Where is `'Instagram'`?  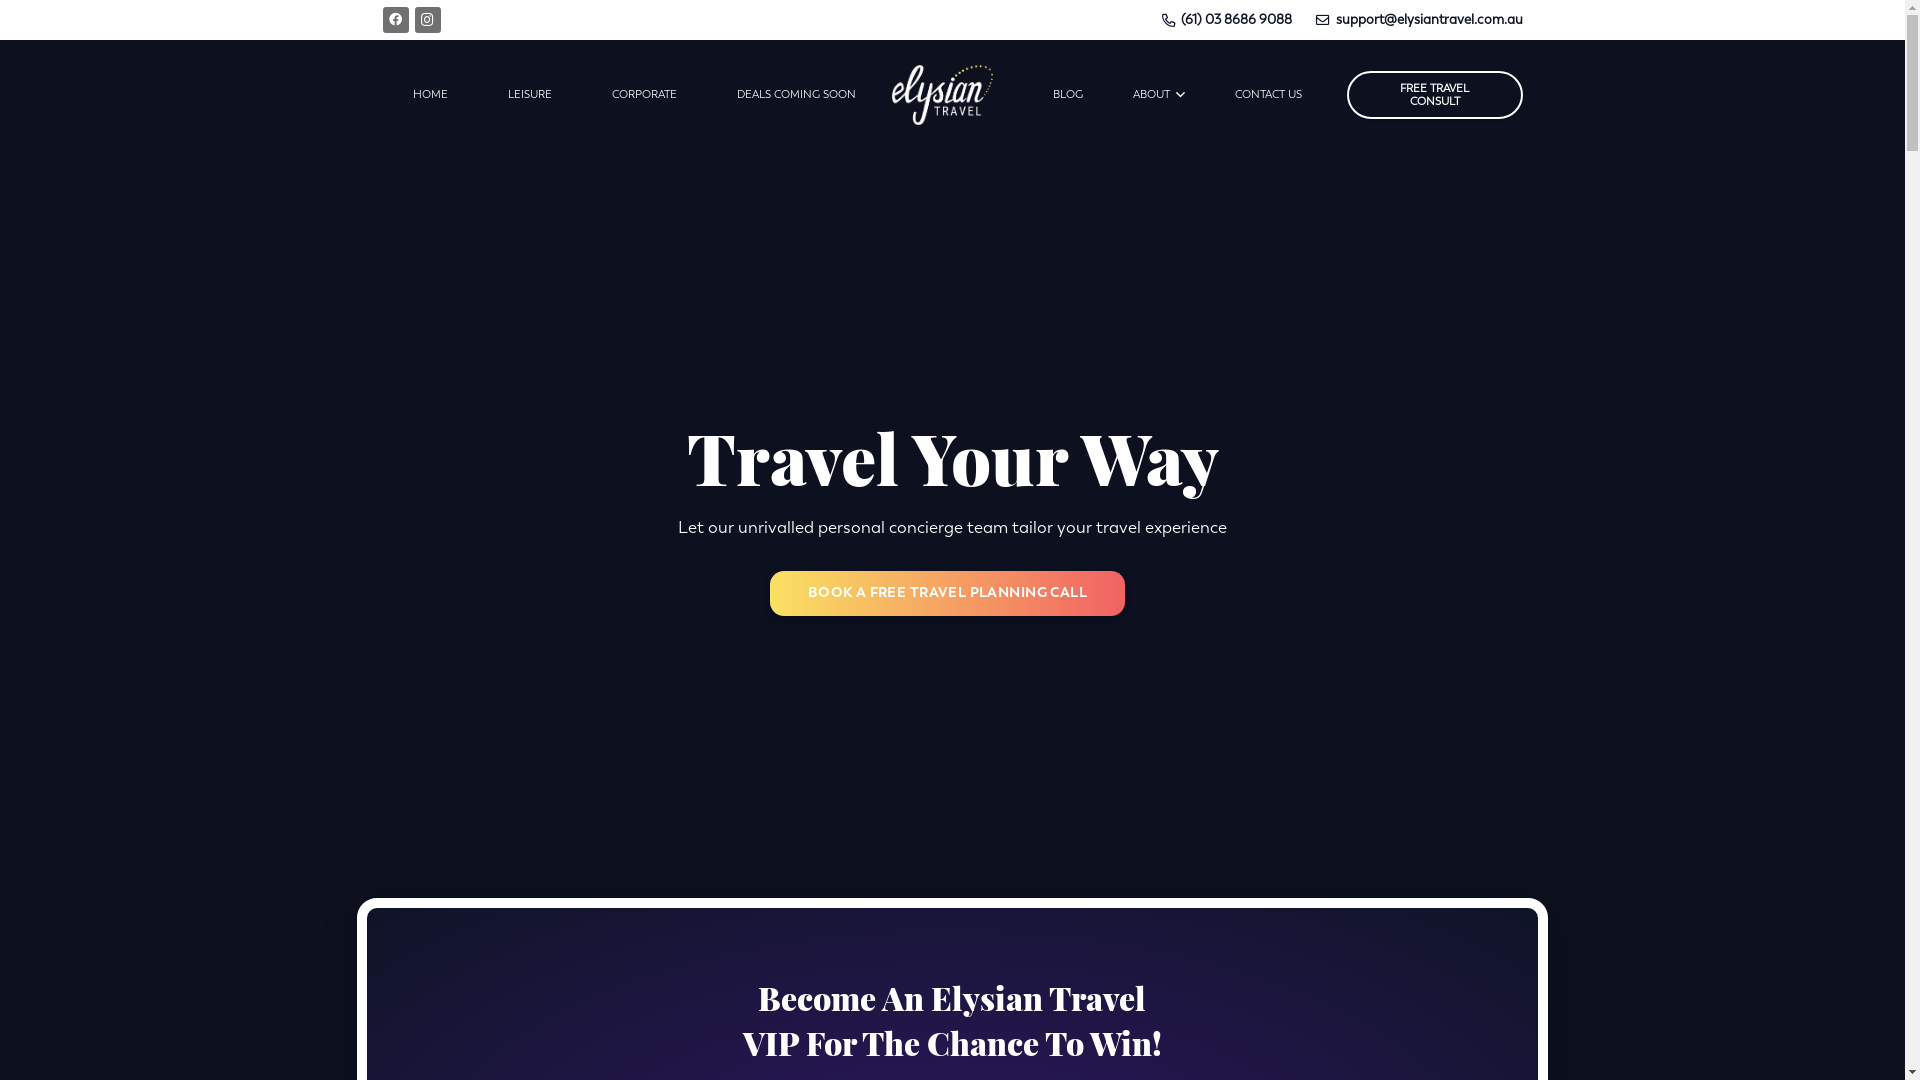 'Instagram' is located at coordinates (412, 19).